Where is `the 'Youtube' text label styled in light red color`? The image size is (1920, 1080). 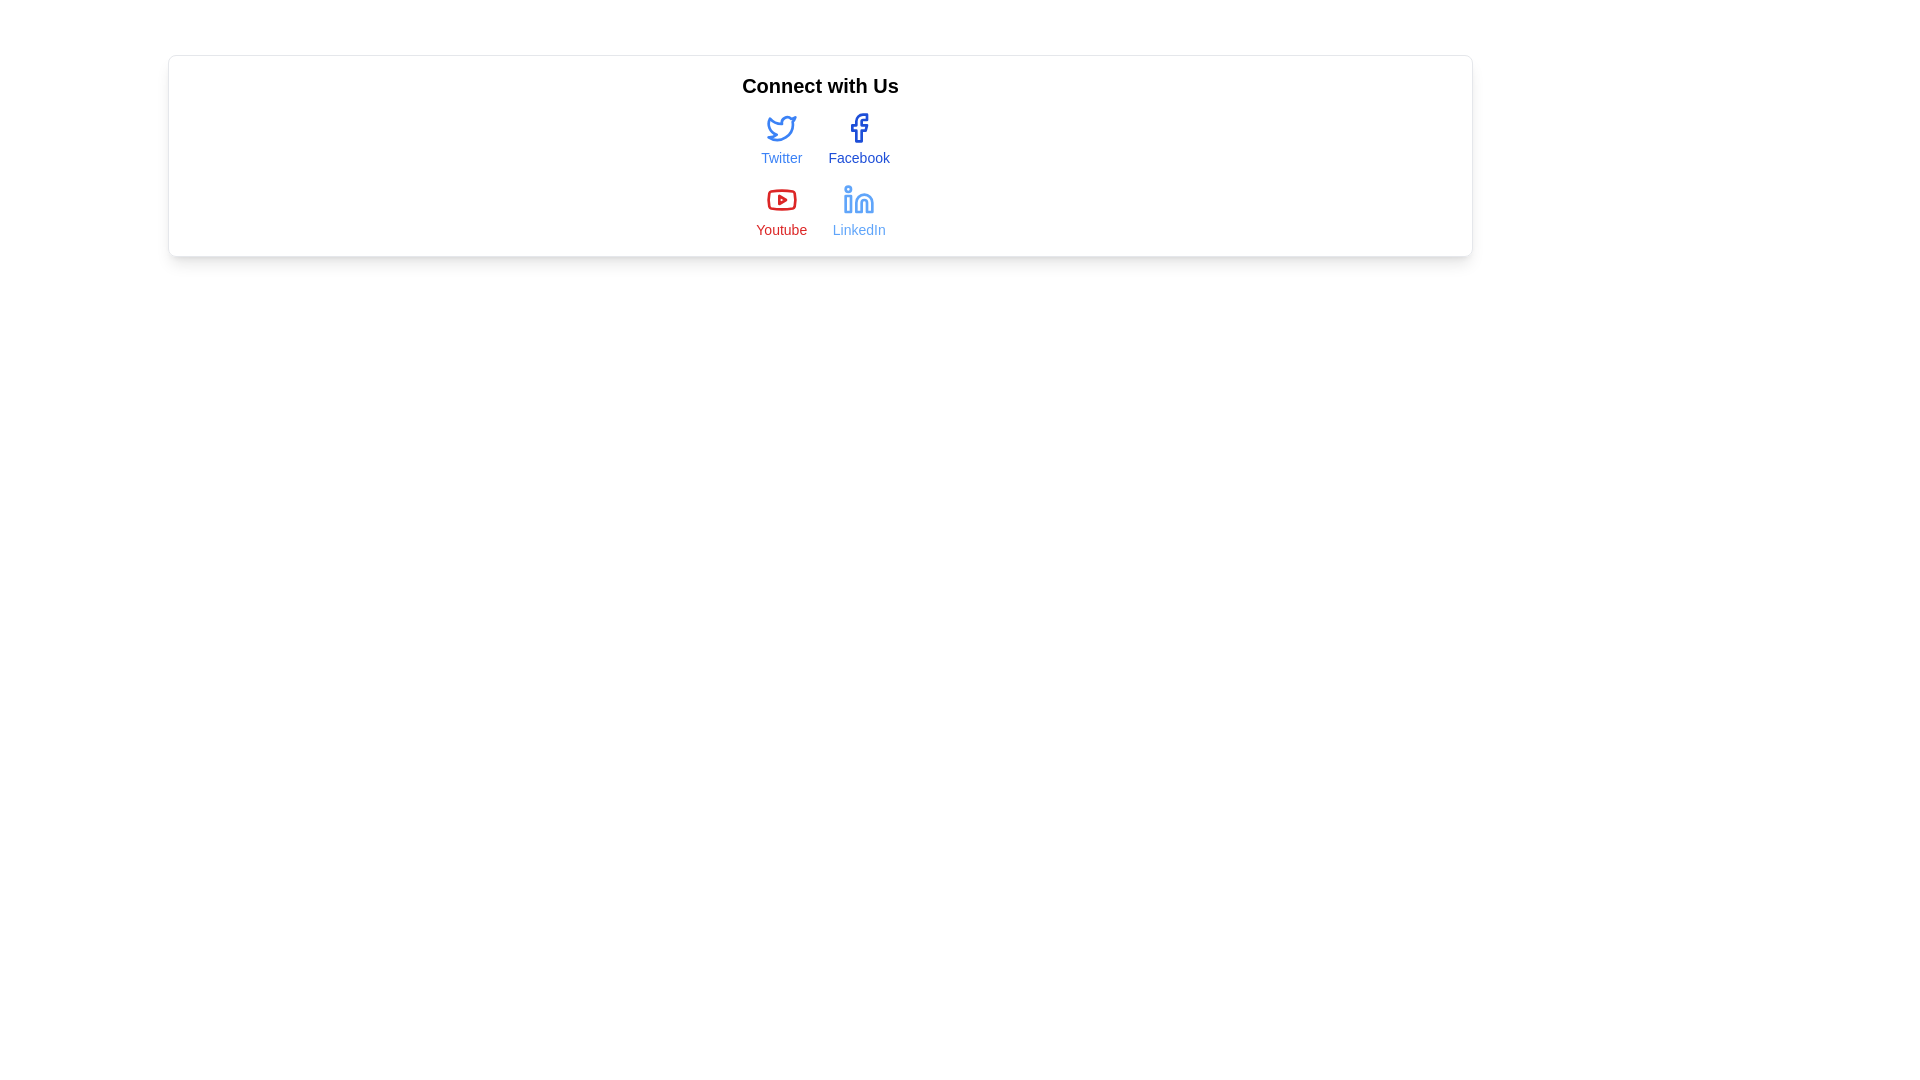
the 'Youtube' text label styled in light red color is located at coordinates (780, 229).